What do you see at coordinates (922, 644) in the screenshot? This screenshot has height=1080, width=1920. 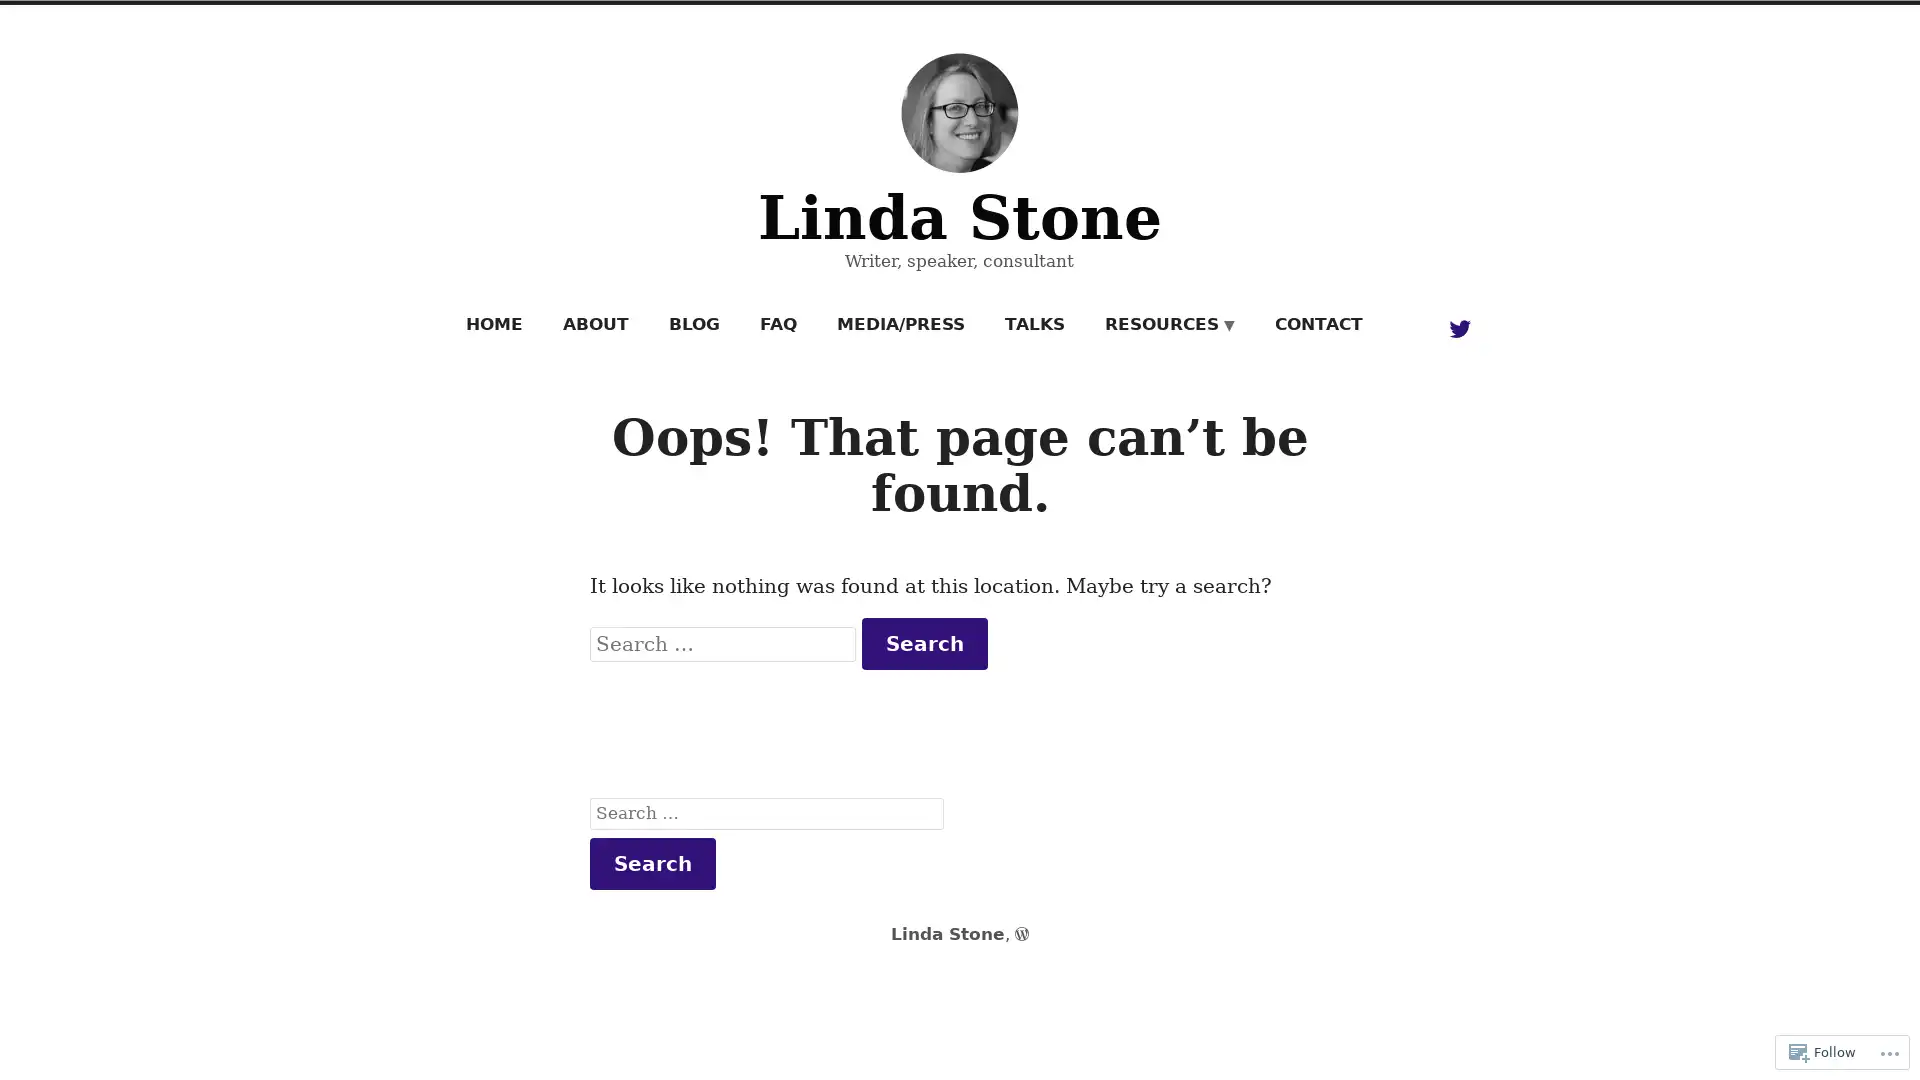 I see `Search` at bounding box center [922, 644].